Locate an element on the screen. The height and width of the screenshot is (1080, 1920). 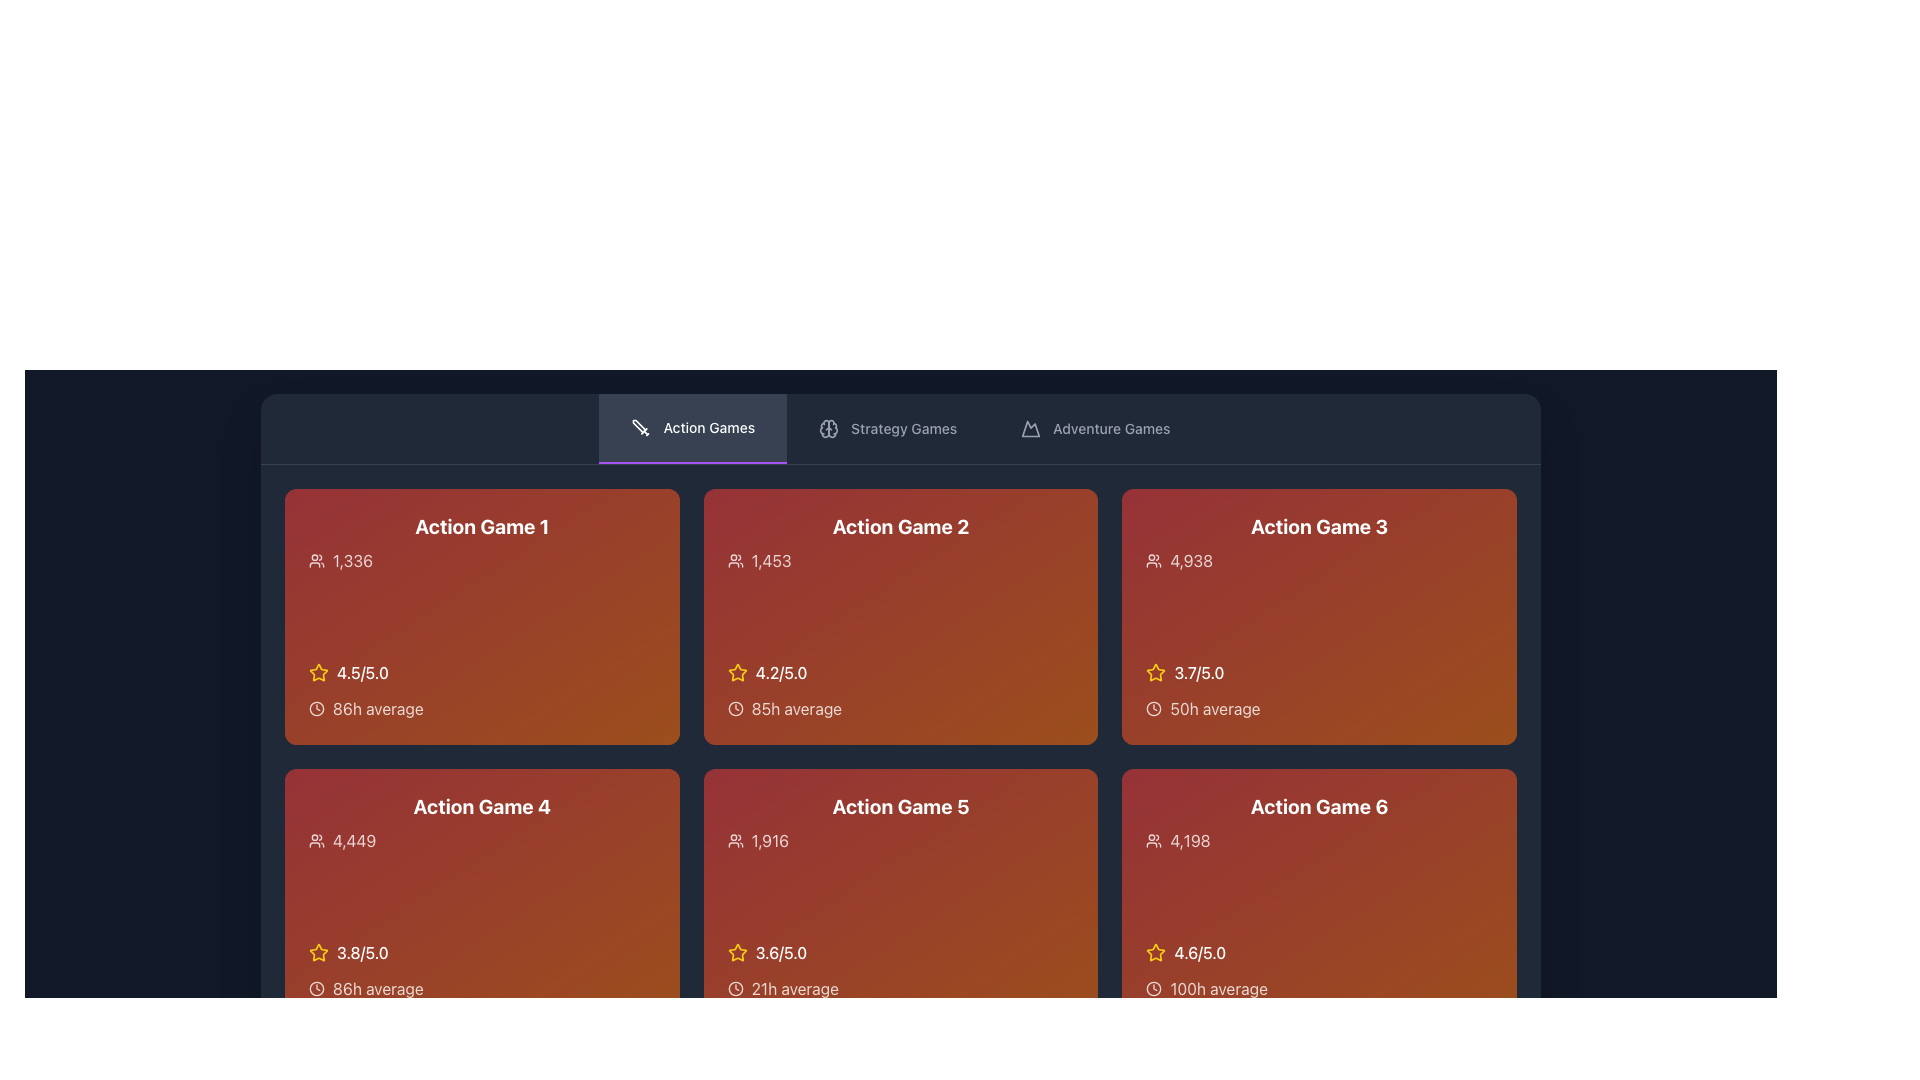
the first card in the 'Action Games' section that represents 'Action Game 1', providing information such as popularity, rating, and average playtime is located at coordinates (482, 616).